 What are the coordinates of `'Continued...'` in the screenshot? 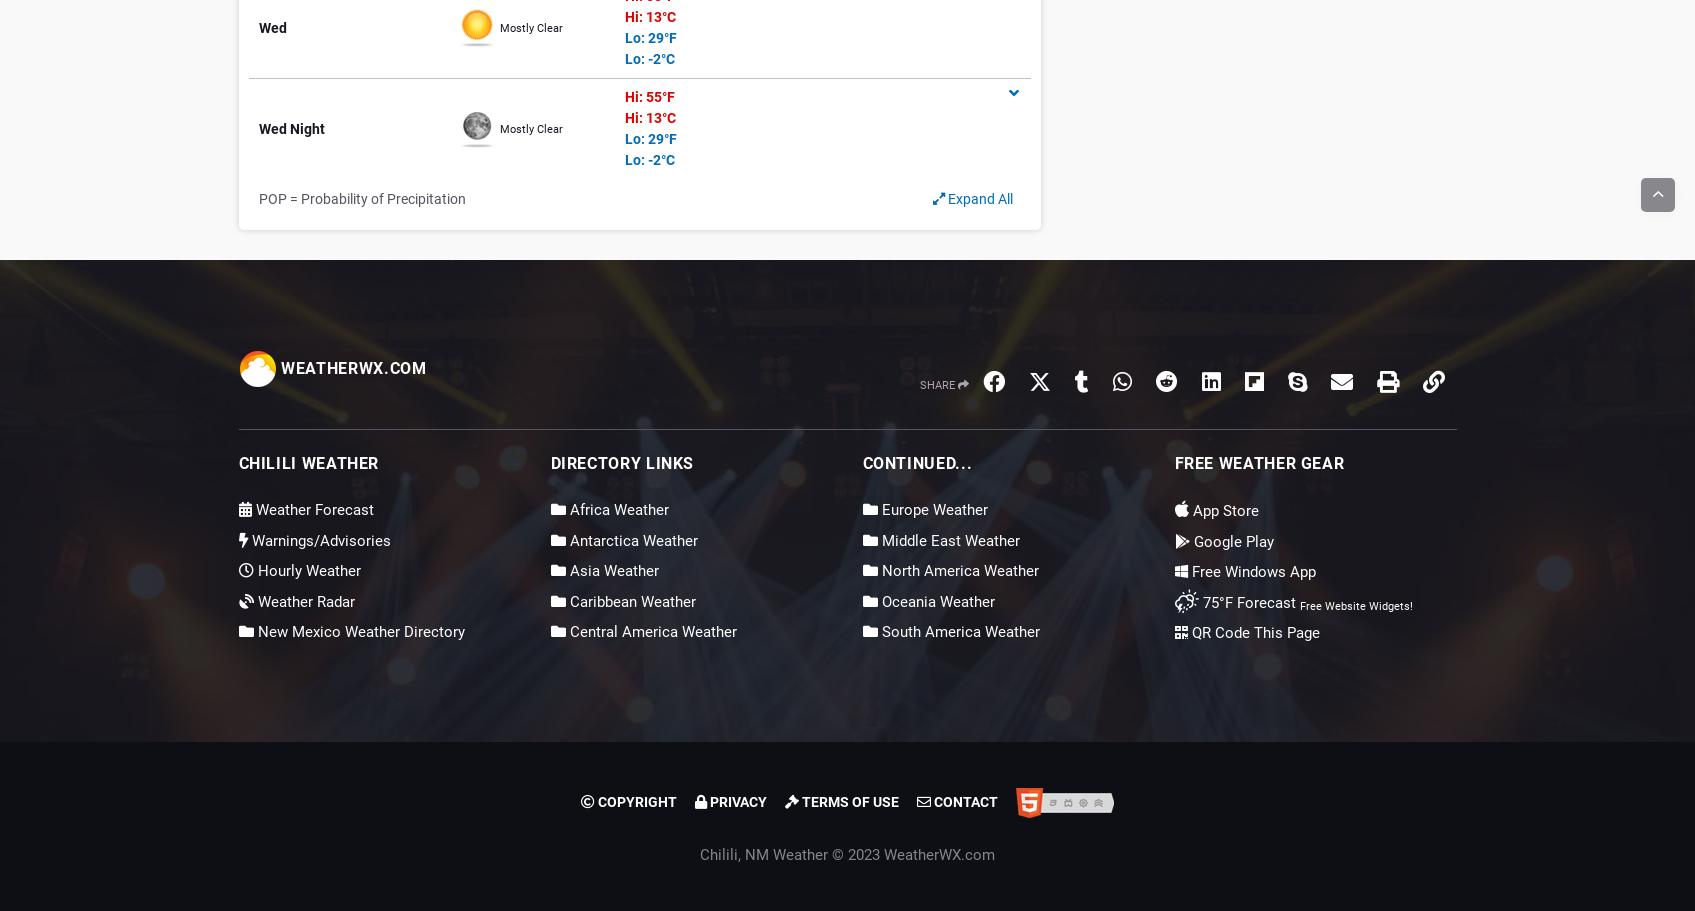 It's located at (916, 462).